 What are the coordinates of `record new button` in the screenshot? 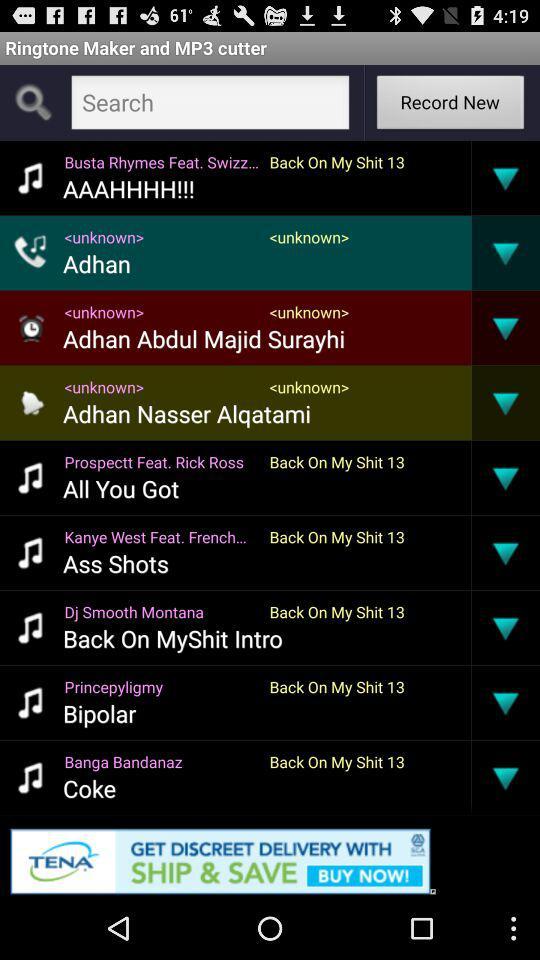 It's located at (450, 105).